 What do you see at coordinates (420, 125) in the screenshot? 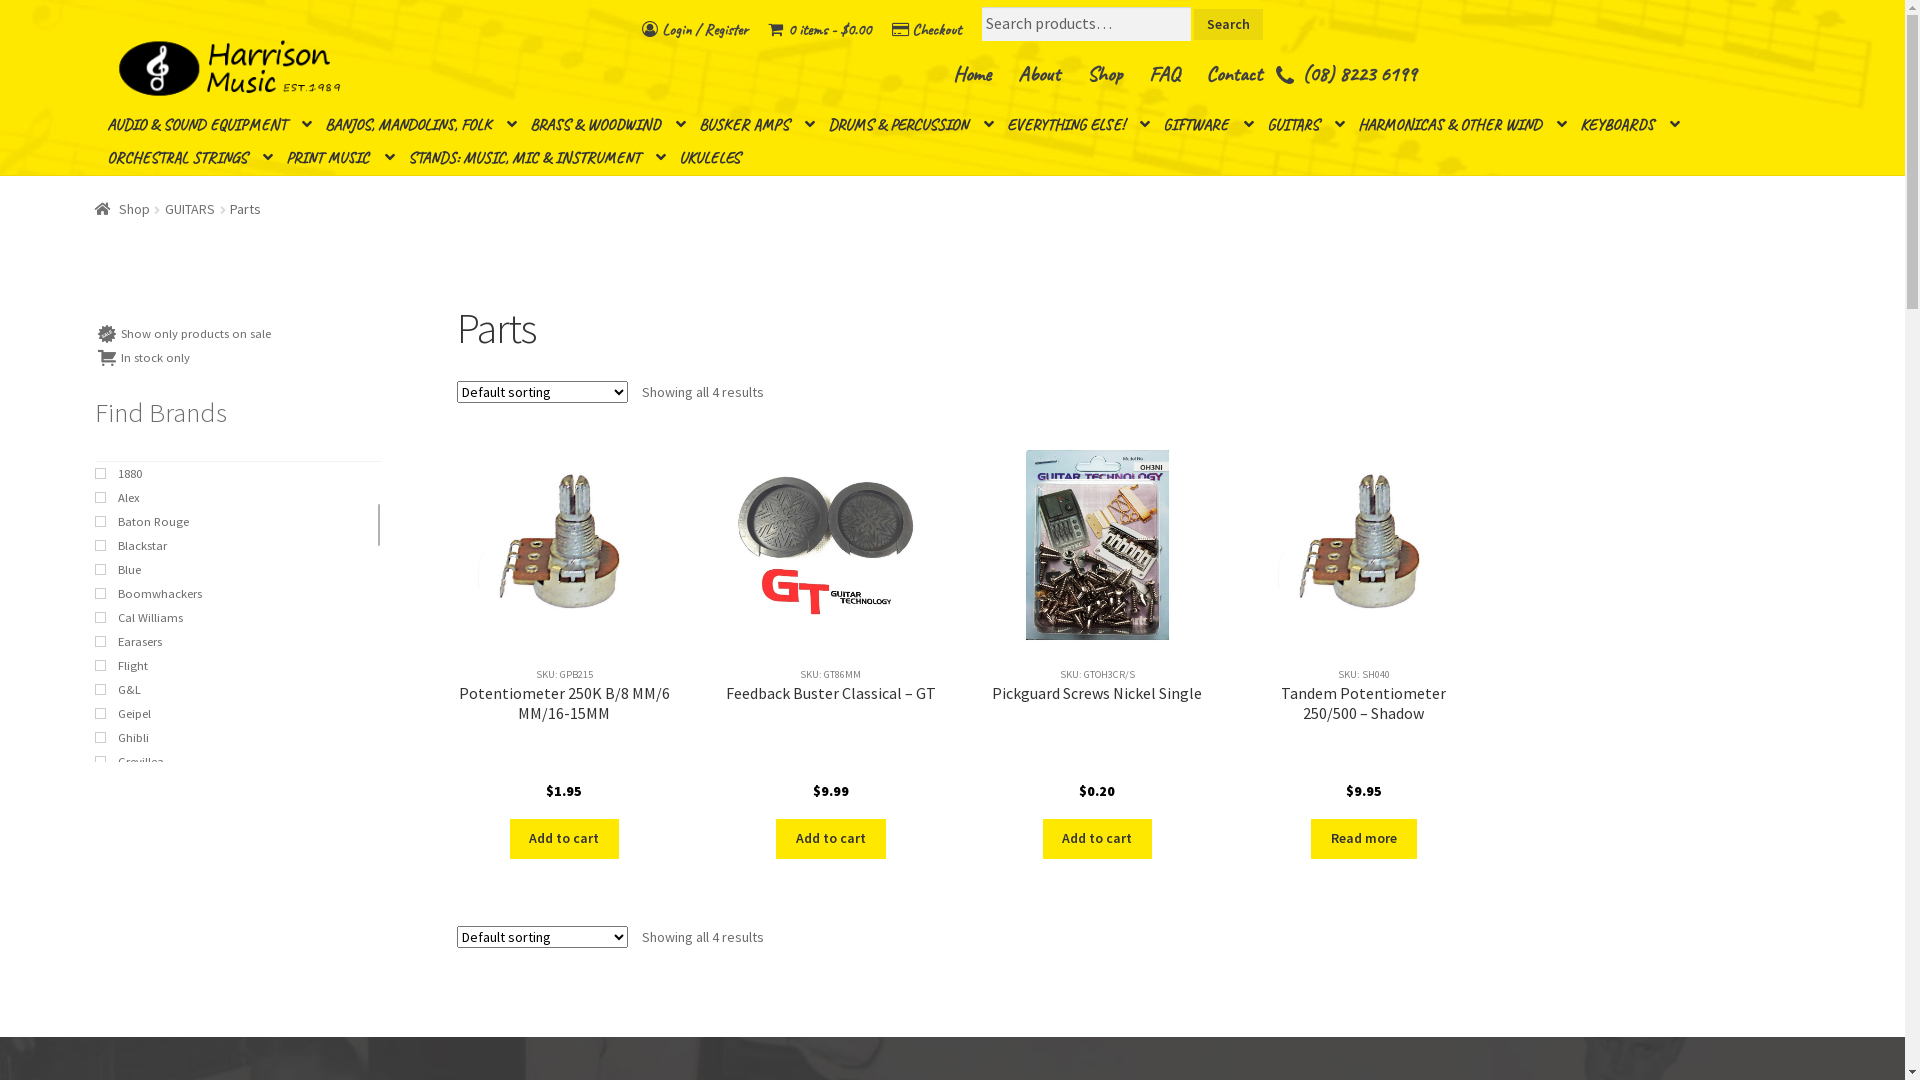
I see `'BANJOS, MANDOLINS, FOLK'` at bounding box center [420, 125].